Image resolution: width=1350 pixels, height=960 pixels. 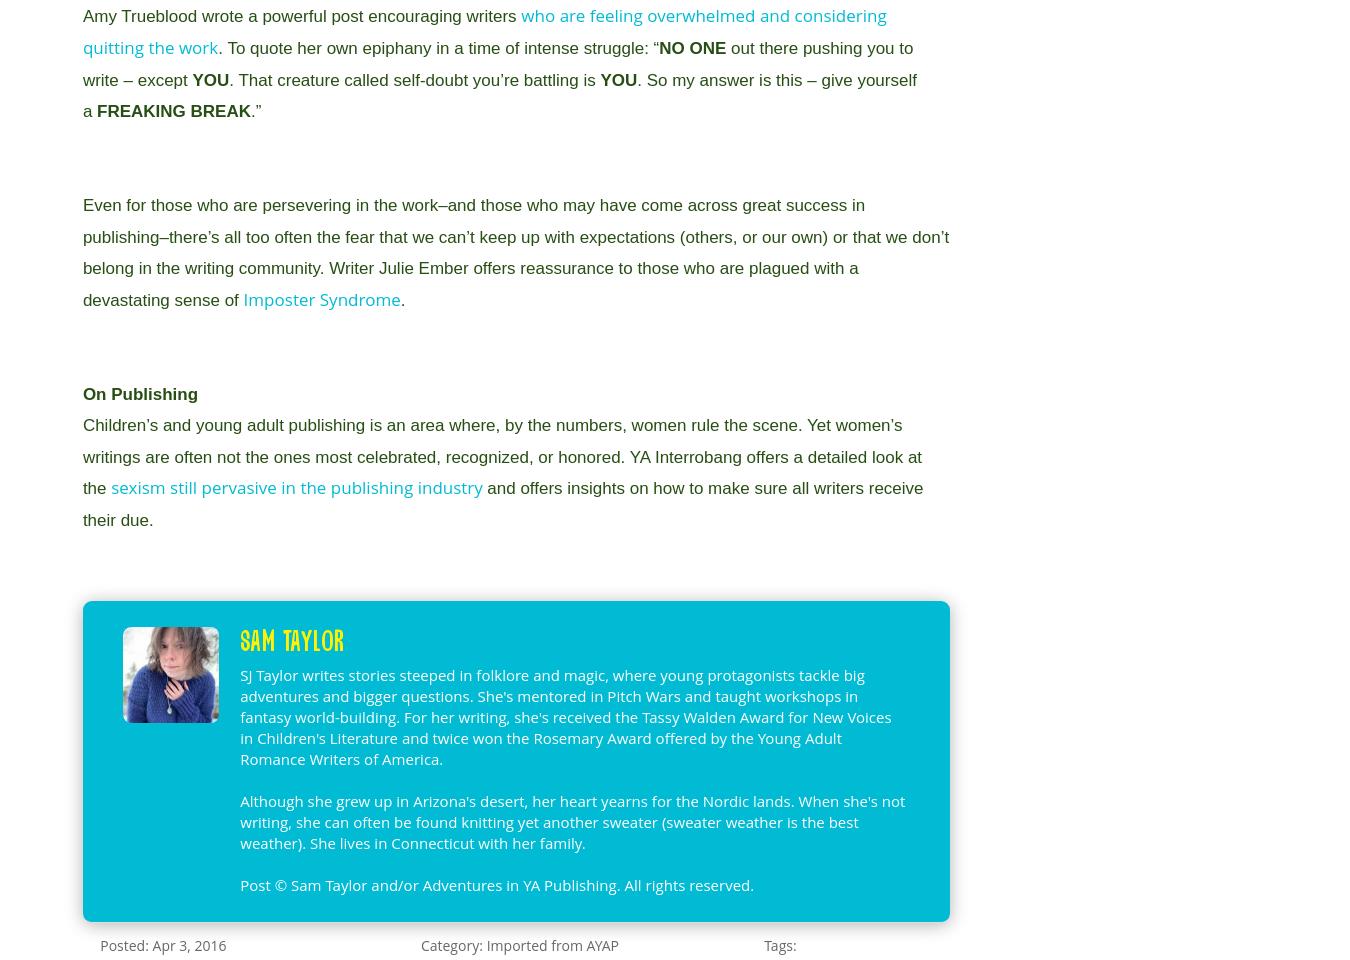 What do you see at coordinates (298, 486) in the screenshot?
I see `'sexism still pervasive in the publishing industry'` at bounding box center [298, 486].